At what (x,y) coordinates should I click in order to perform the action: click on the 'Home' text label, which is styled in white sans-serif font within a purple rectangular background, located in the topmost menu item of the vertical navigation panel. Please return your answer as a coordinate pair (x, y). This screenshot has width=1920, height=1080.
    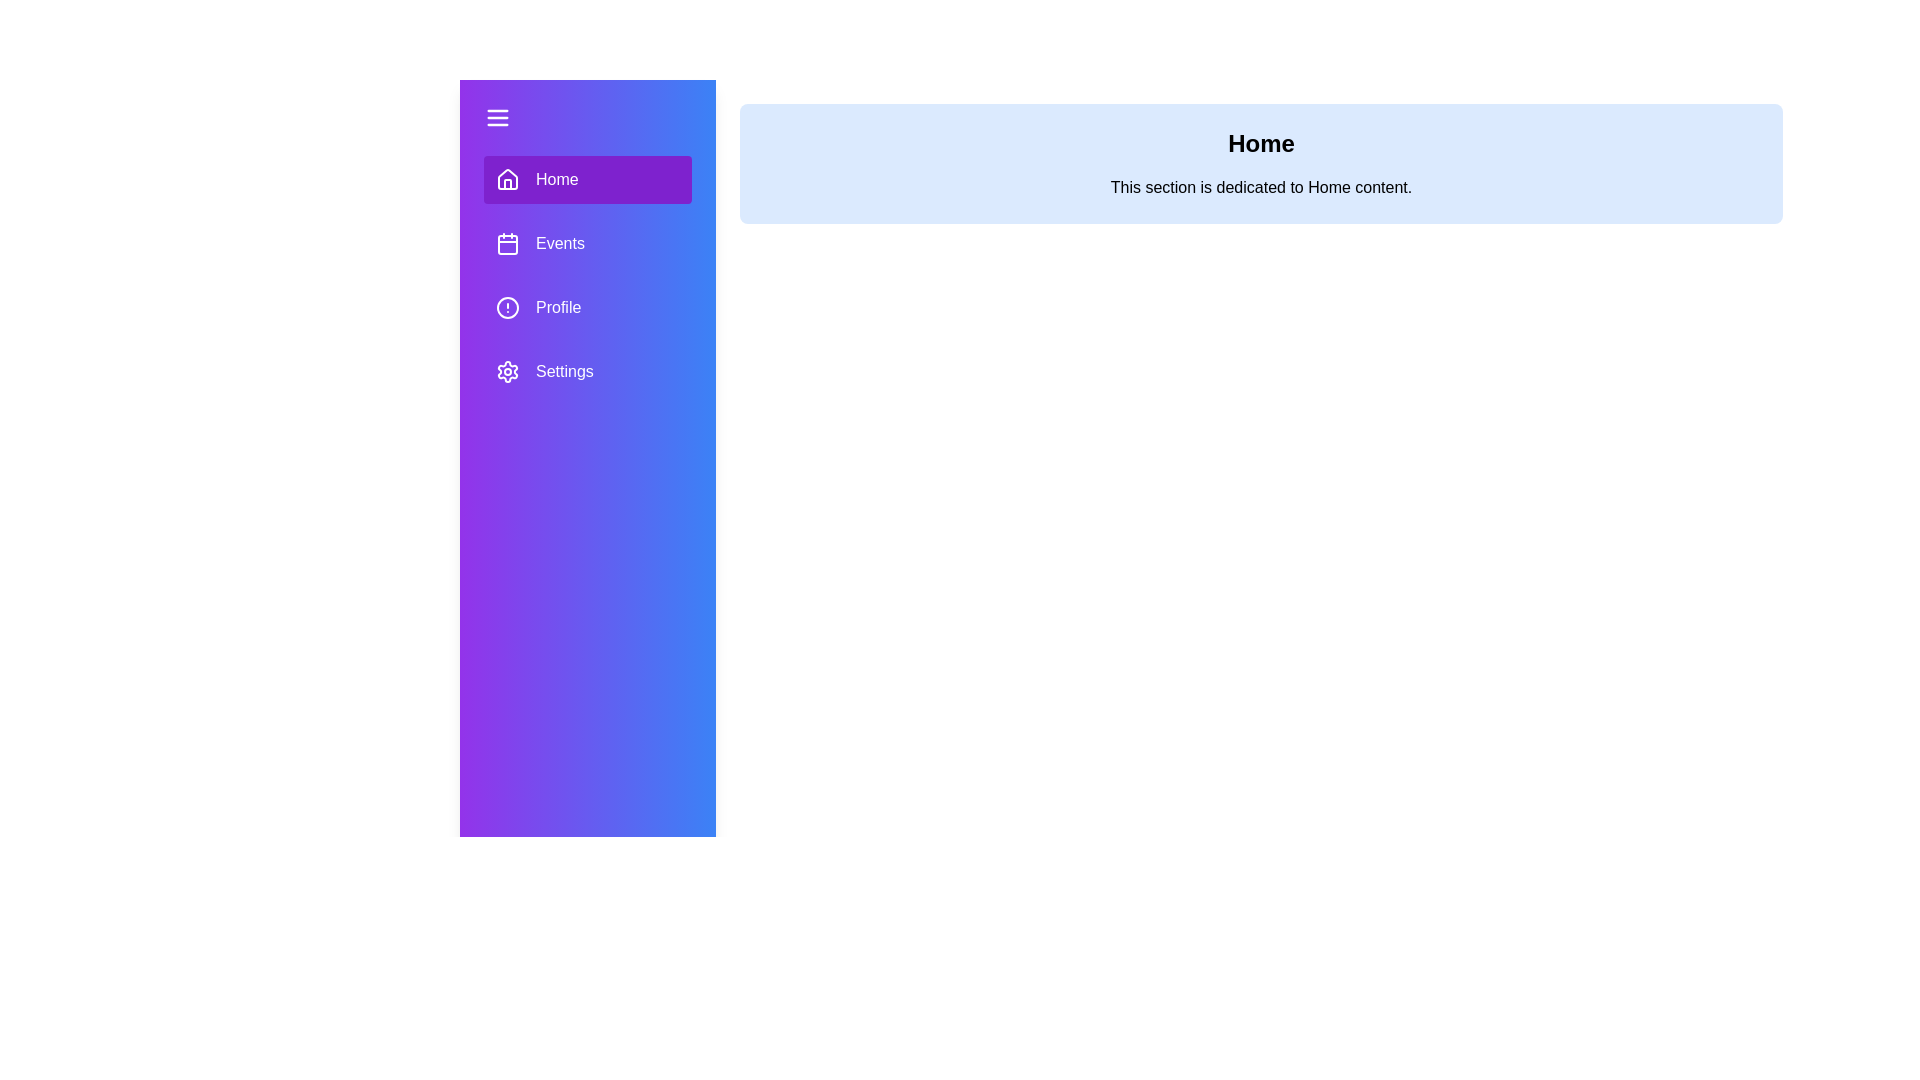
    Looking at the image, I should click on (557, 180).